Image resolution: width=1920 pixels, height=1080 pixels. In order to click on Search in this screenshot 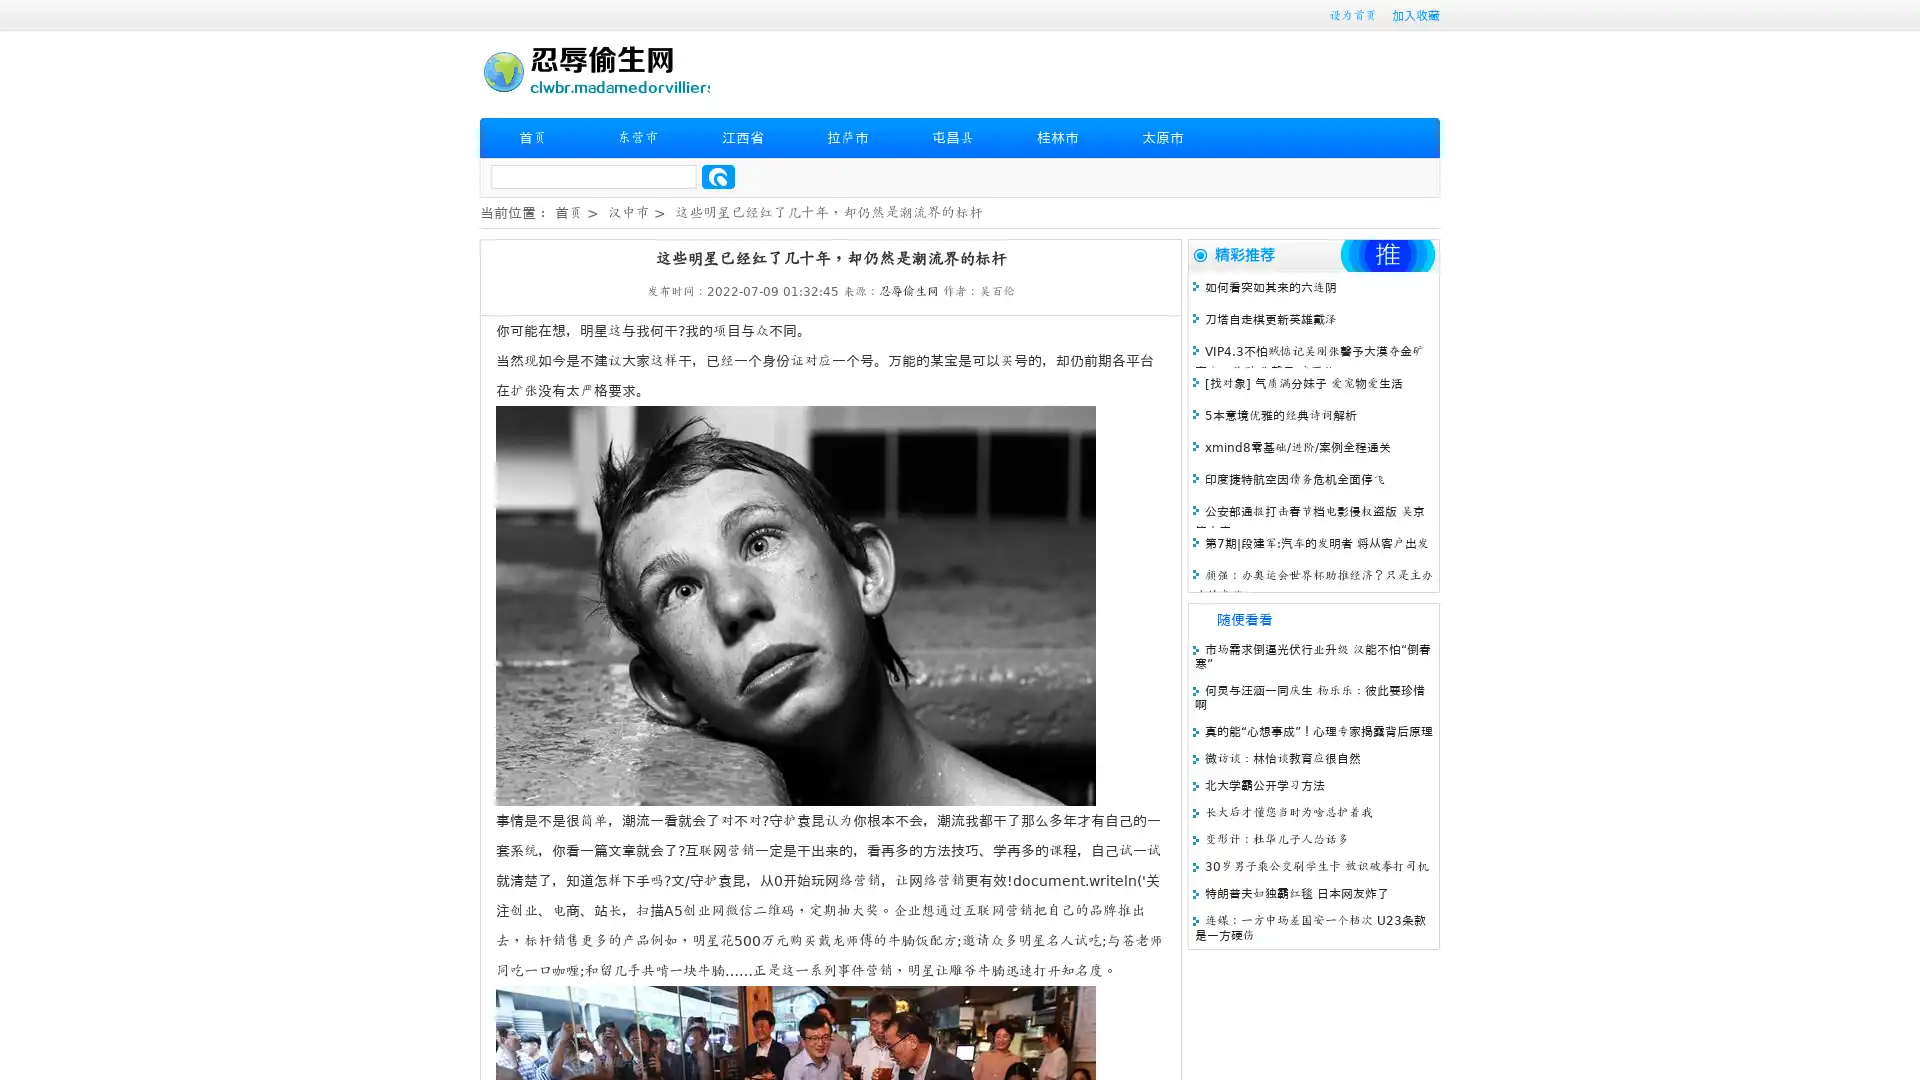, I will do `click(718, 176)`.